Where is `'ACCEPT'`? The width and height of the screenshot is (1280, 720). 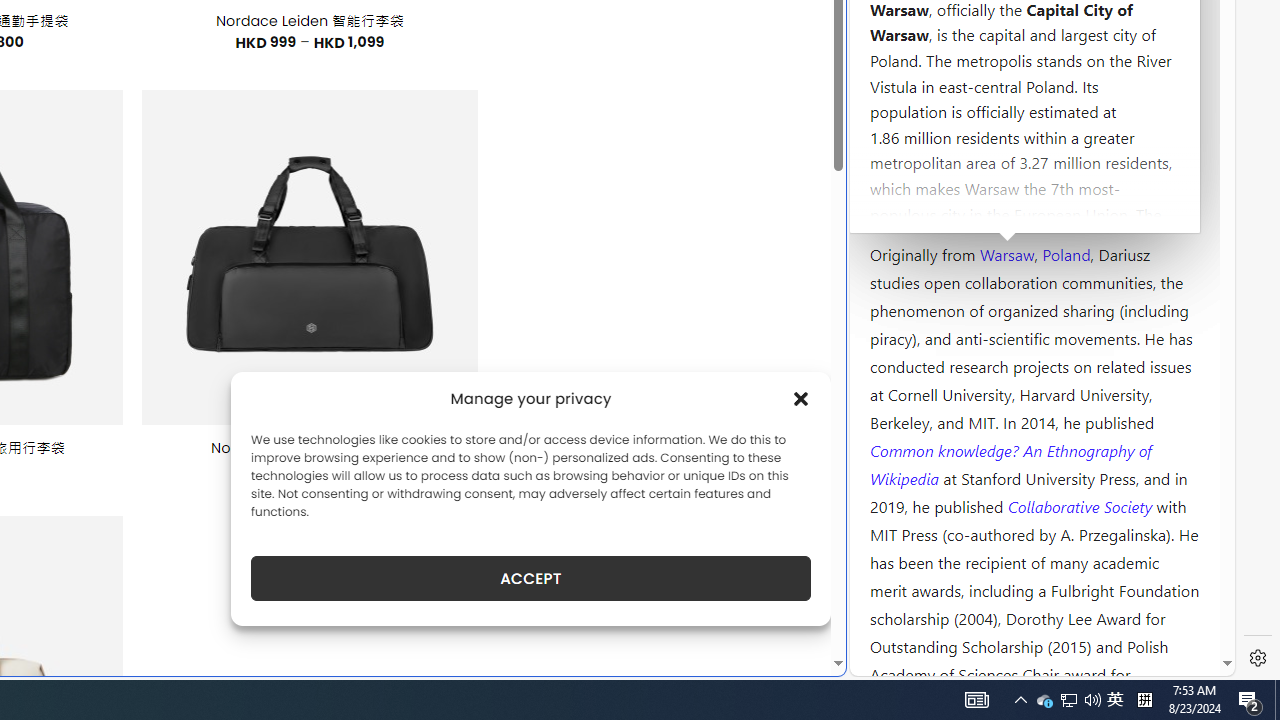
'ACCEPT' is located at coordinates (531, 578).